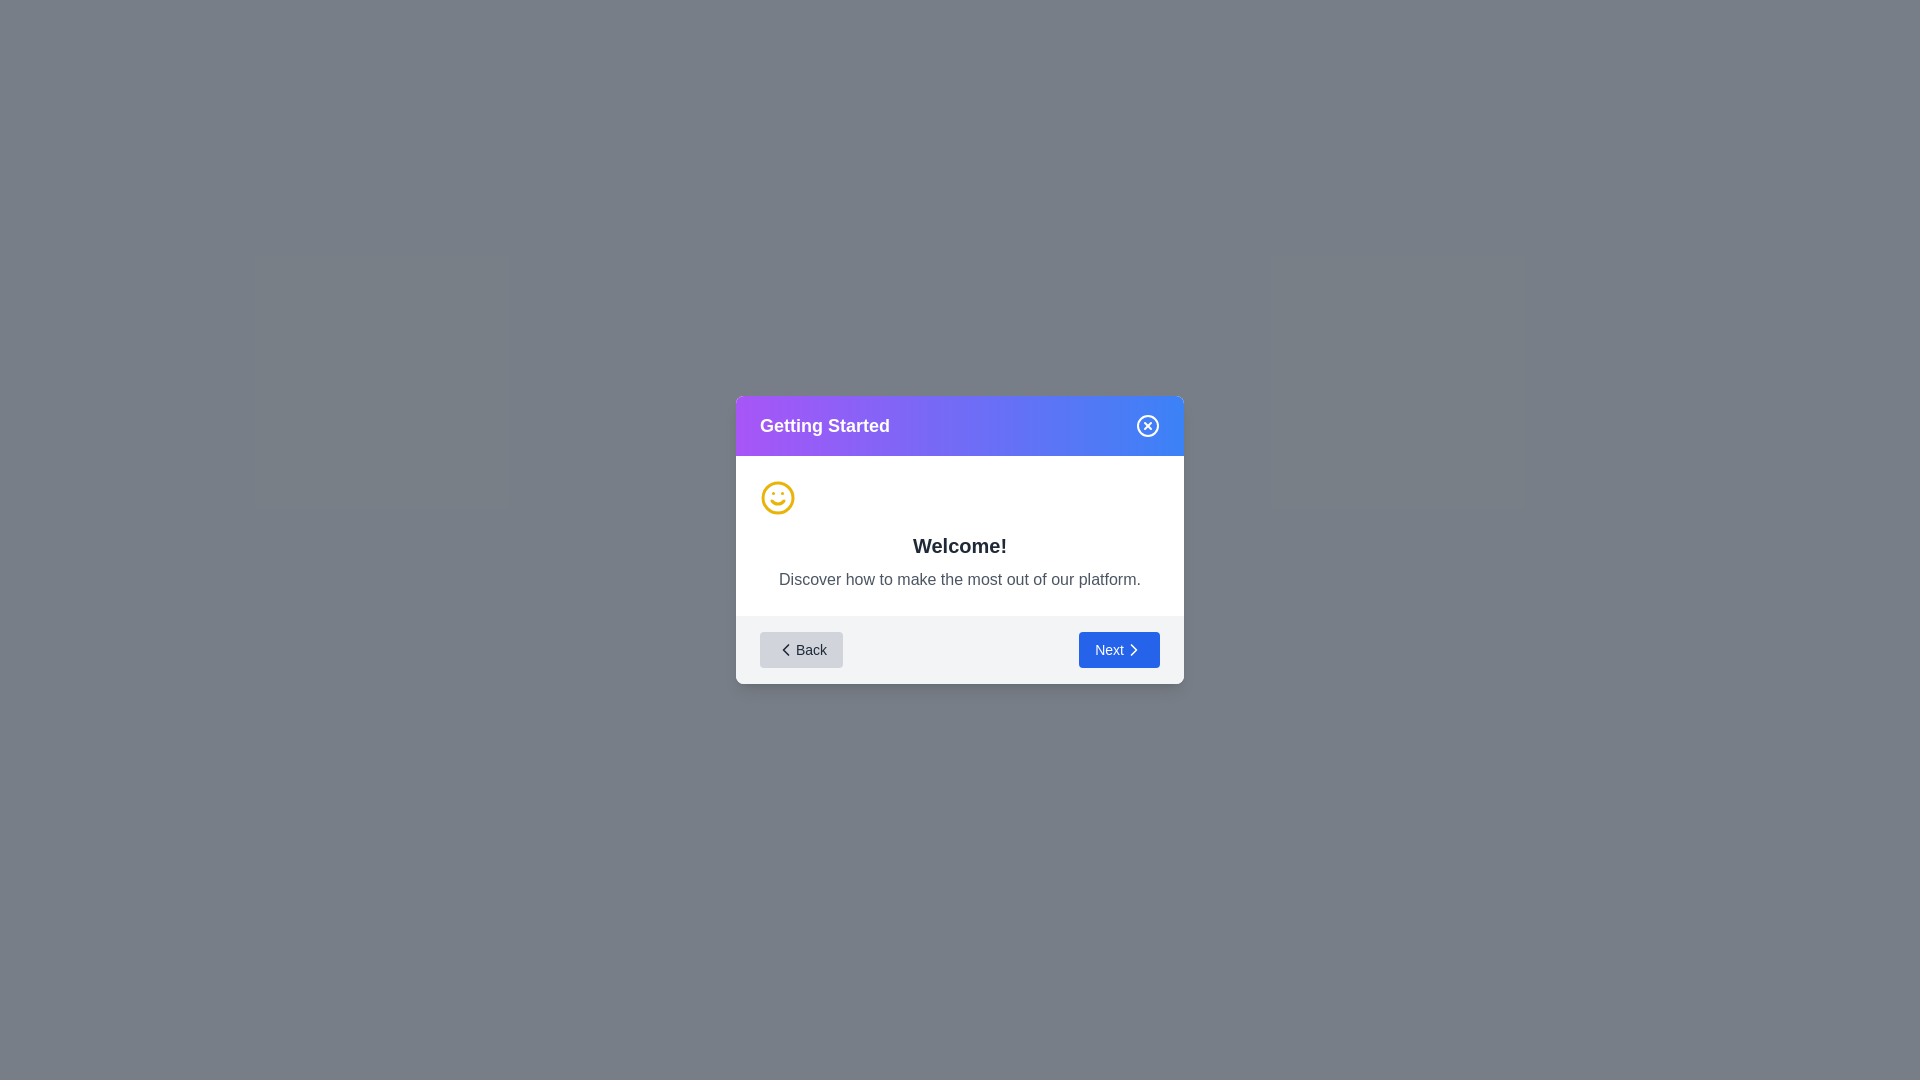  What do you see at coordinates (801, 650) in the screenshot?
I see `the 'Back' button located in the bottom-left corner of the centered modal dialog box` at bounding box center [801, 650].